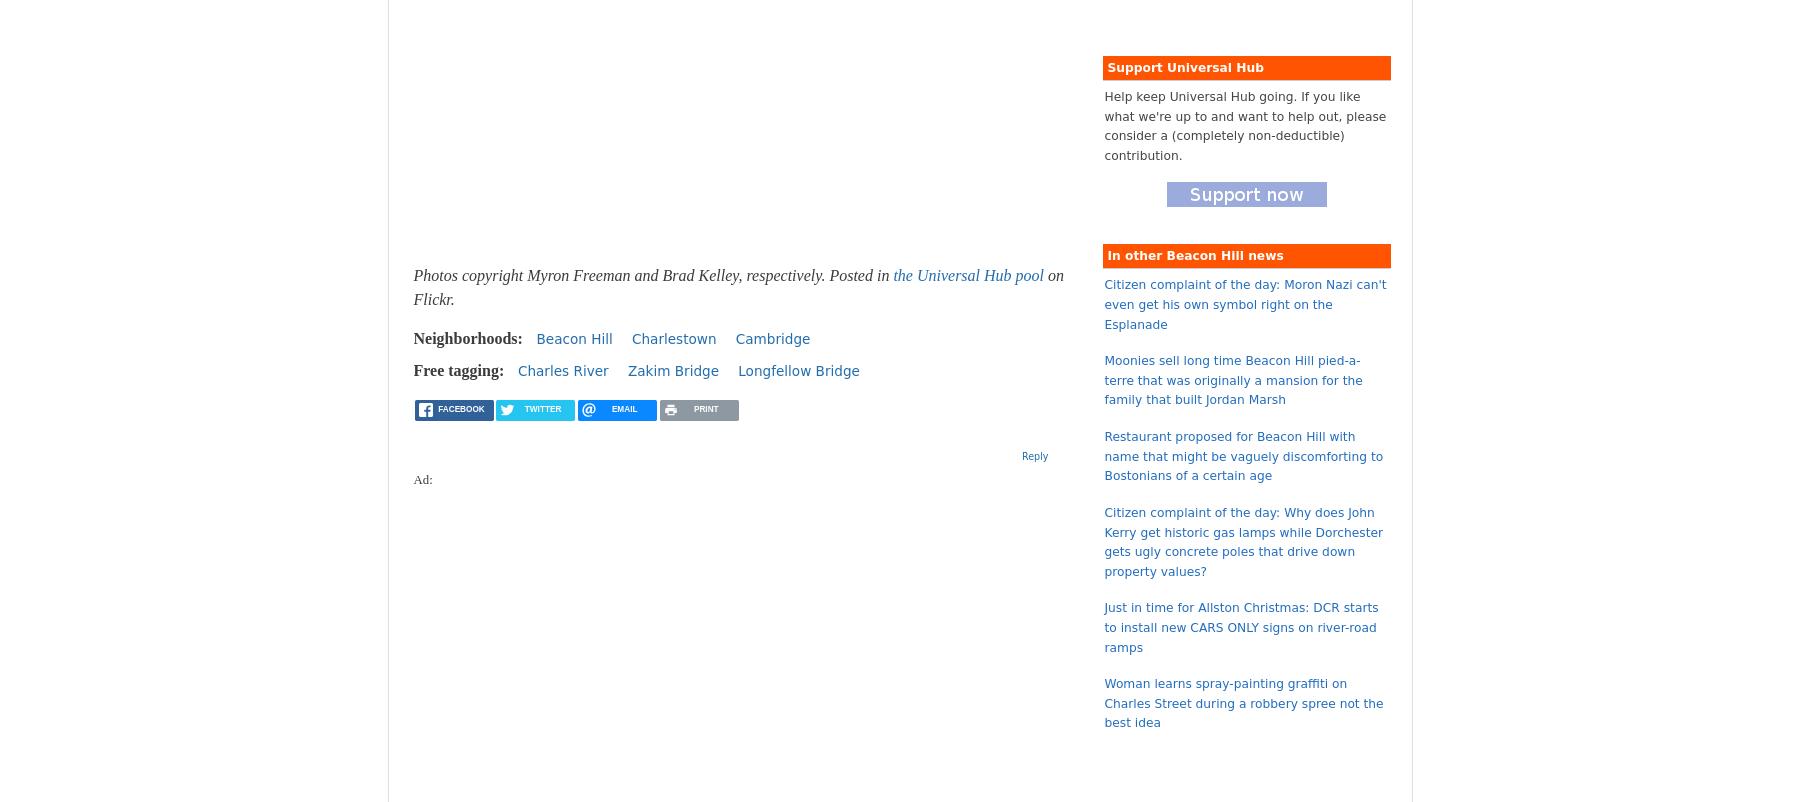 Image resolution: width=1800 pixels, height=802 pixels. Describe the element at coordinates (459, 369) in the screenshot. I see `'Free tagging:'` at that location.